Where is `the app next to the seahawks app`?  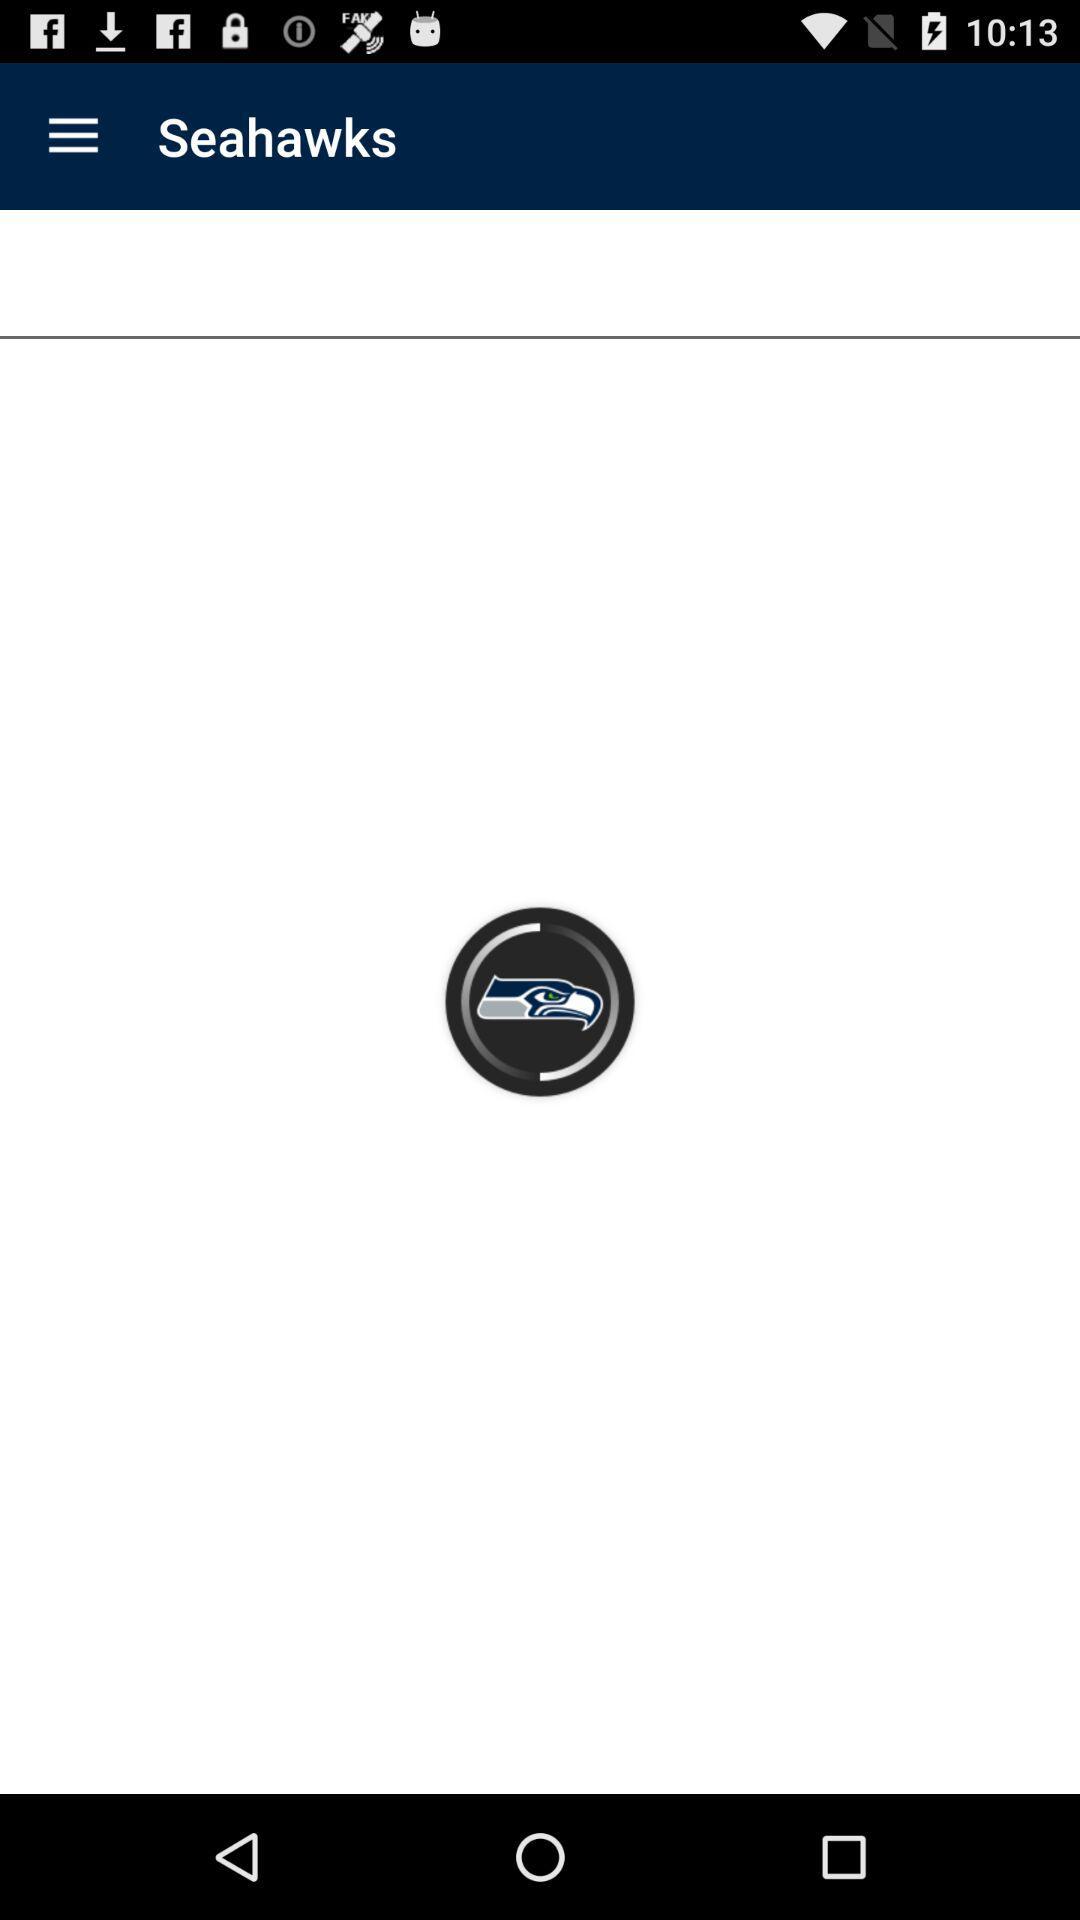 the app next to the seahawks app is located at coordinates (72, 135).